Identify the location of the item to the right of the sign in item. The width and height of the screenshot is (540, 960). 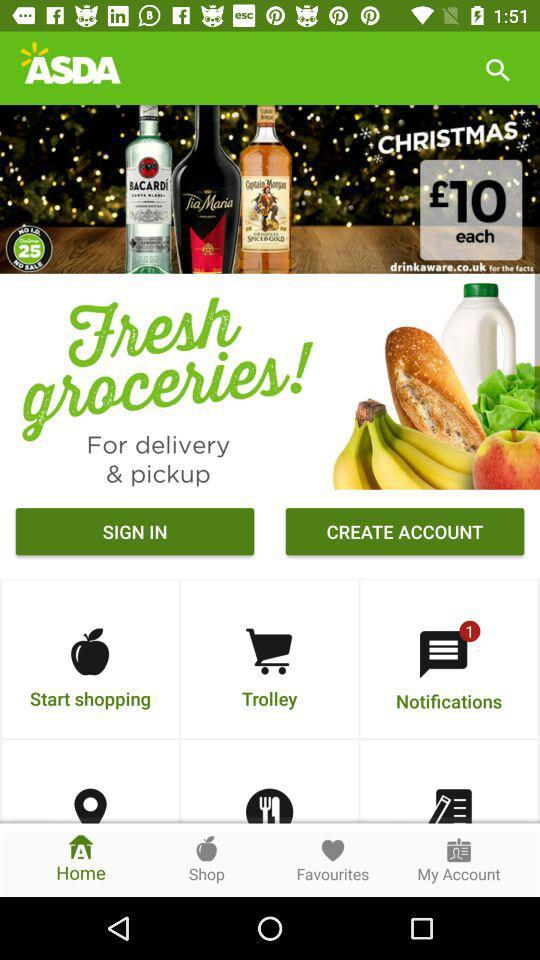
(405, 533).